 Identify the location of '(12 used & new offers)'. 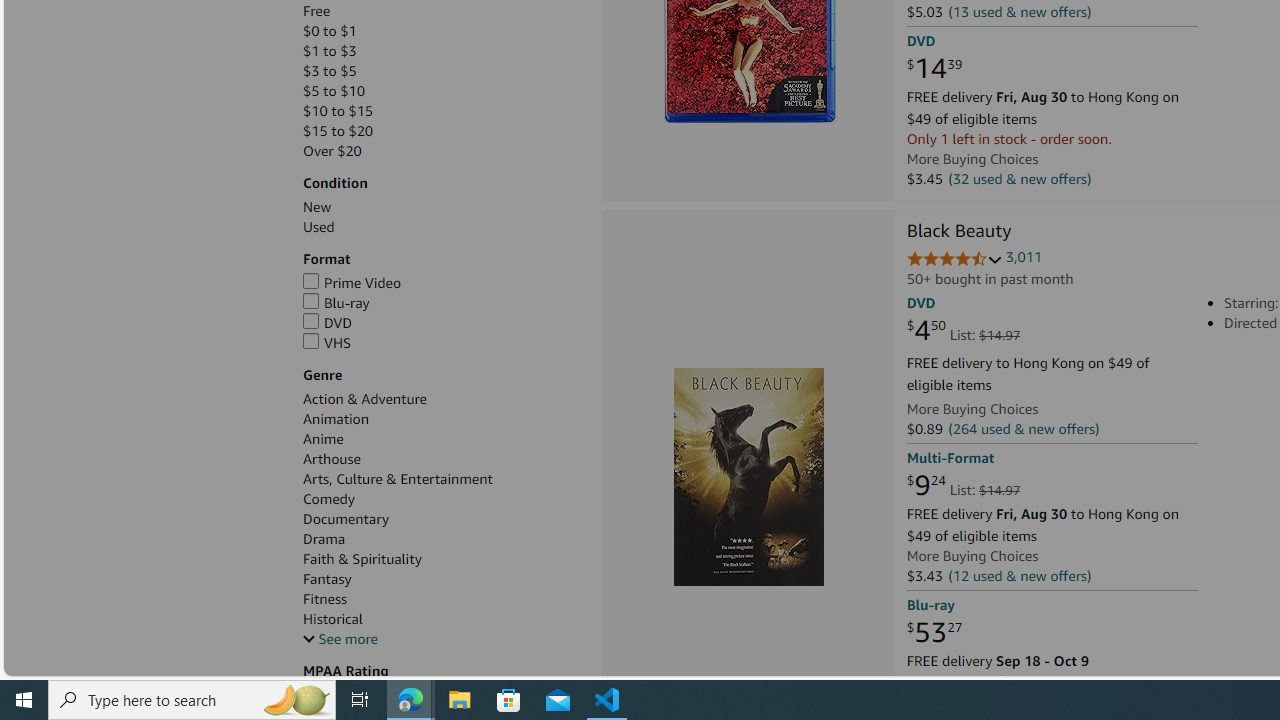
(1020, 575).